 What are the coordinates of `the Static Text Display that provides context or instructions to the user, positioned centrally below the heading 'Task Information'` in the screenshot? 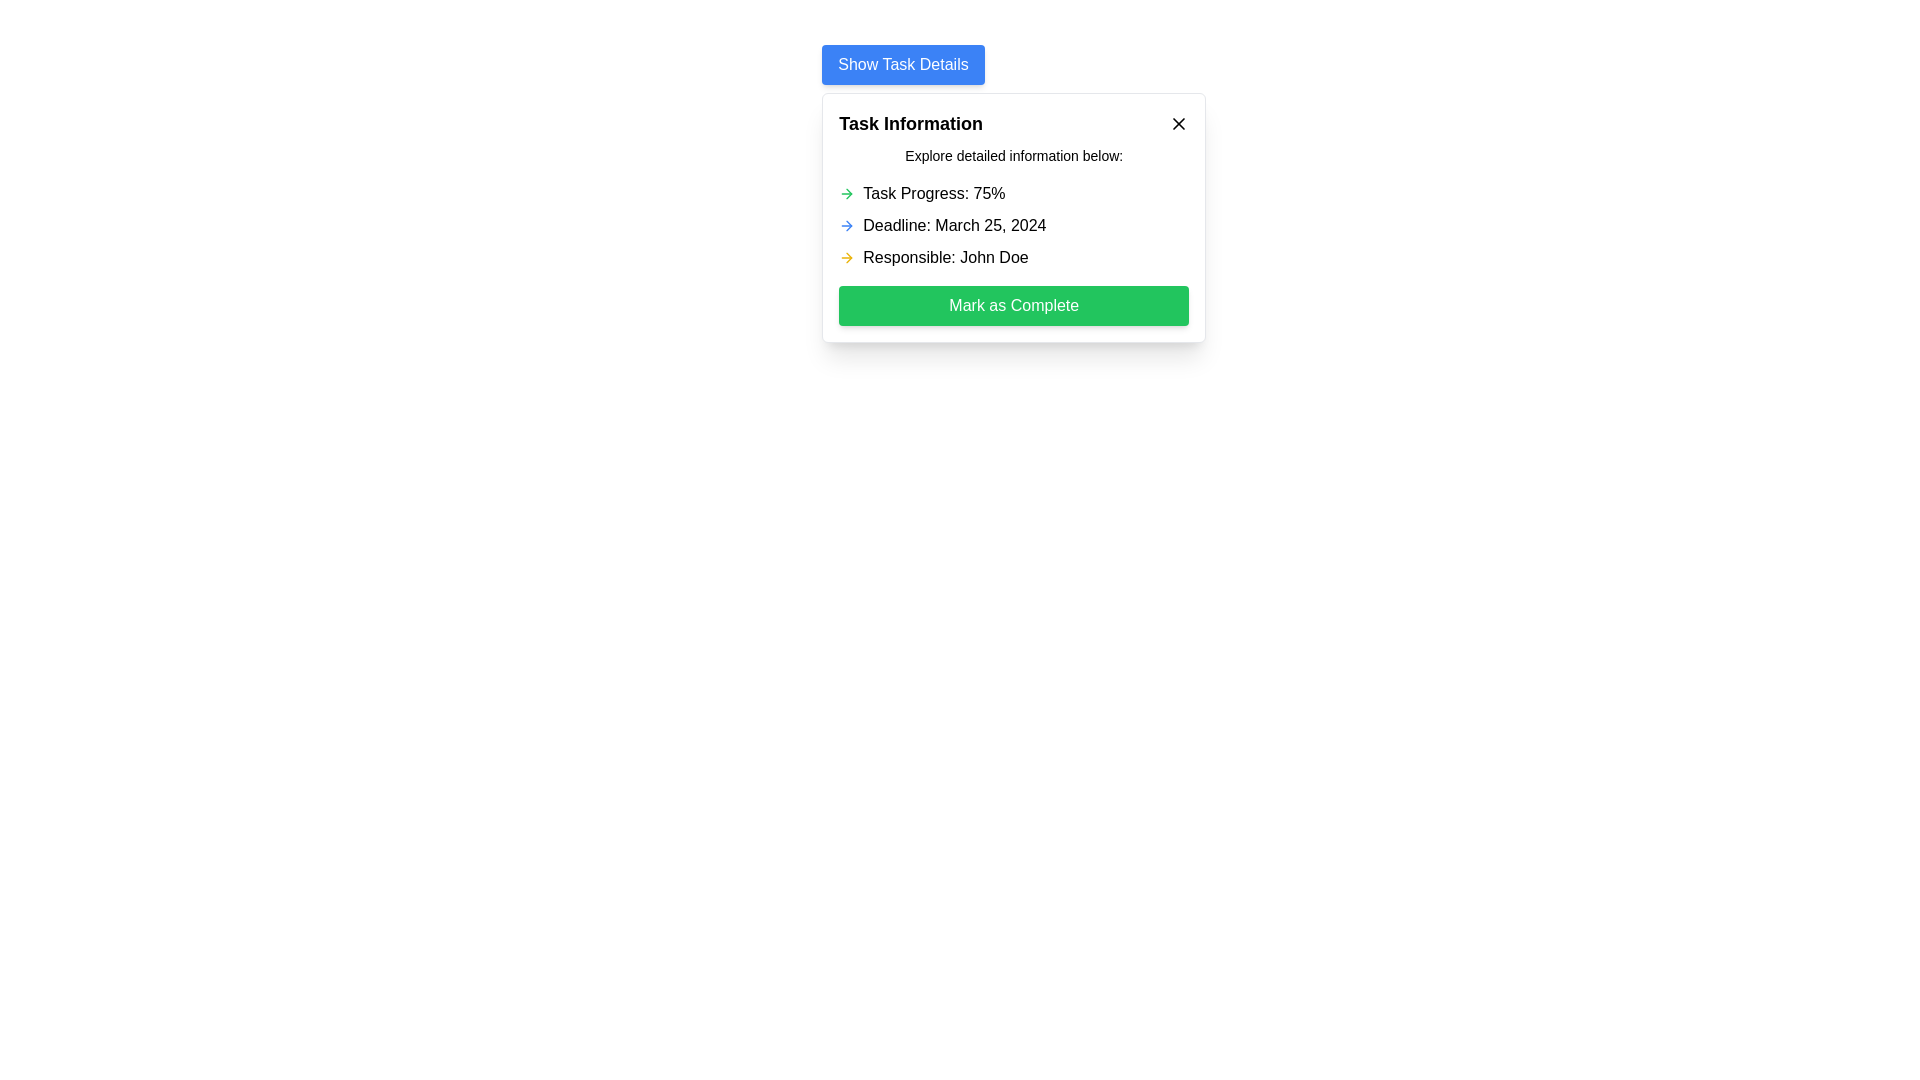 It's located at (1014, 154).